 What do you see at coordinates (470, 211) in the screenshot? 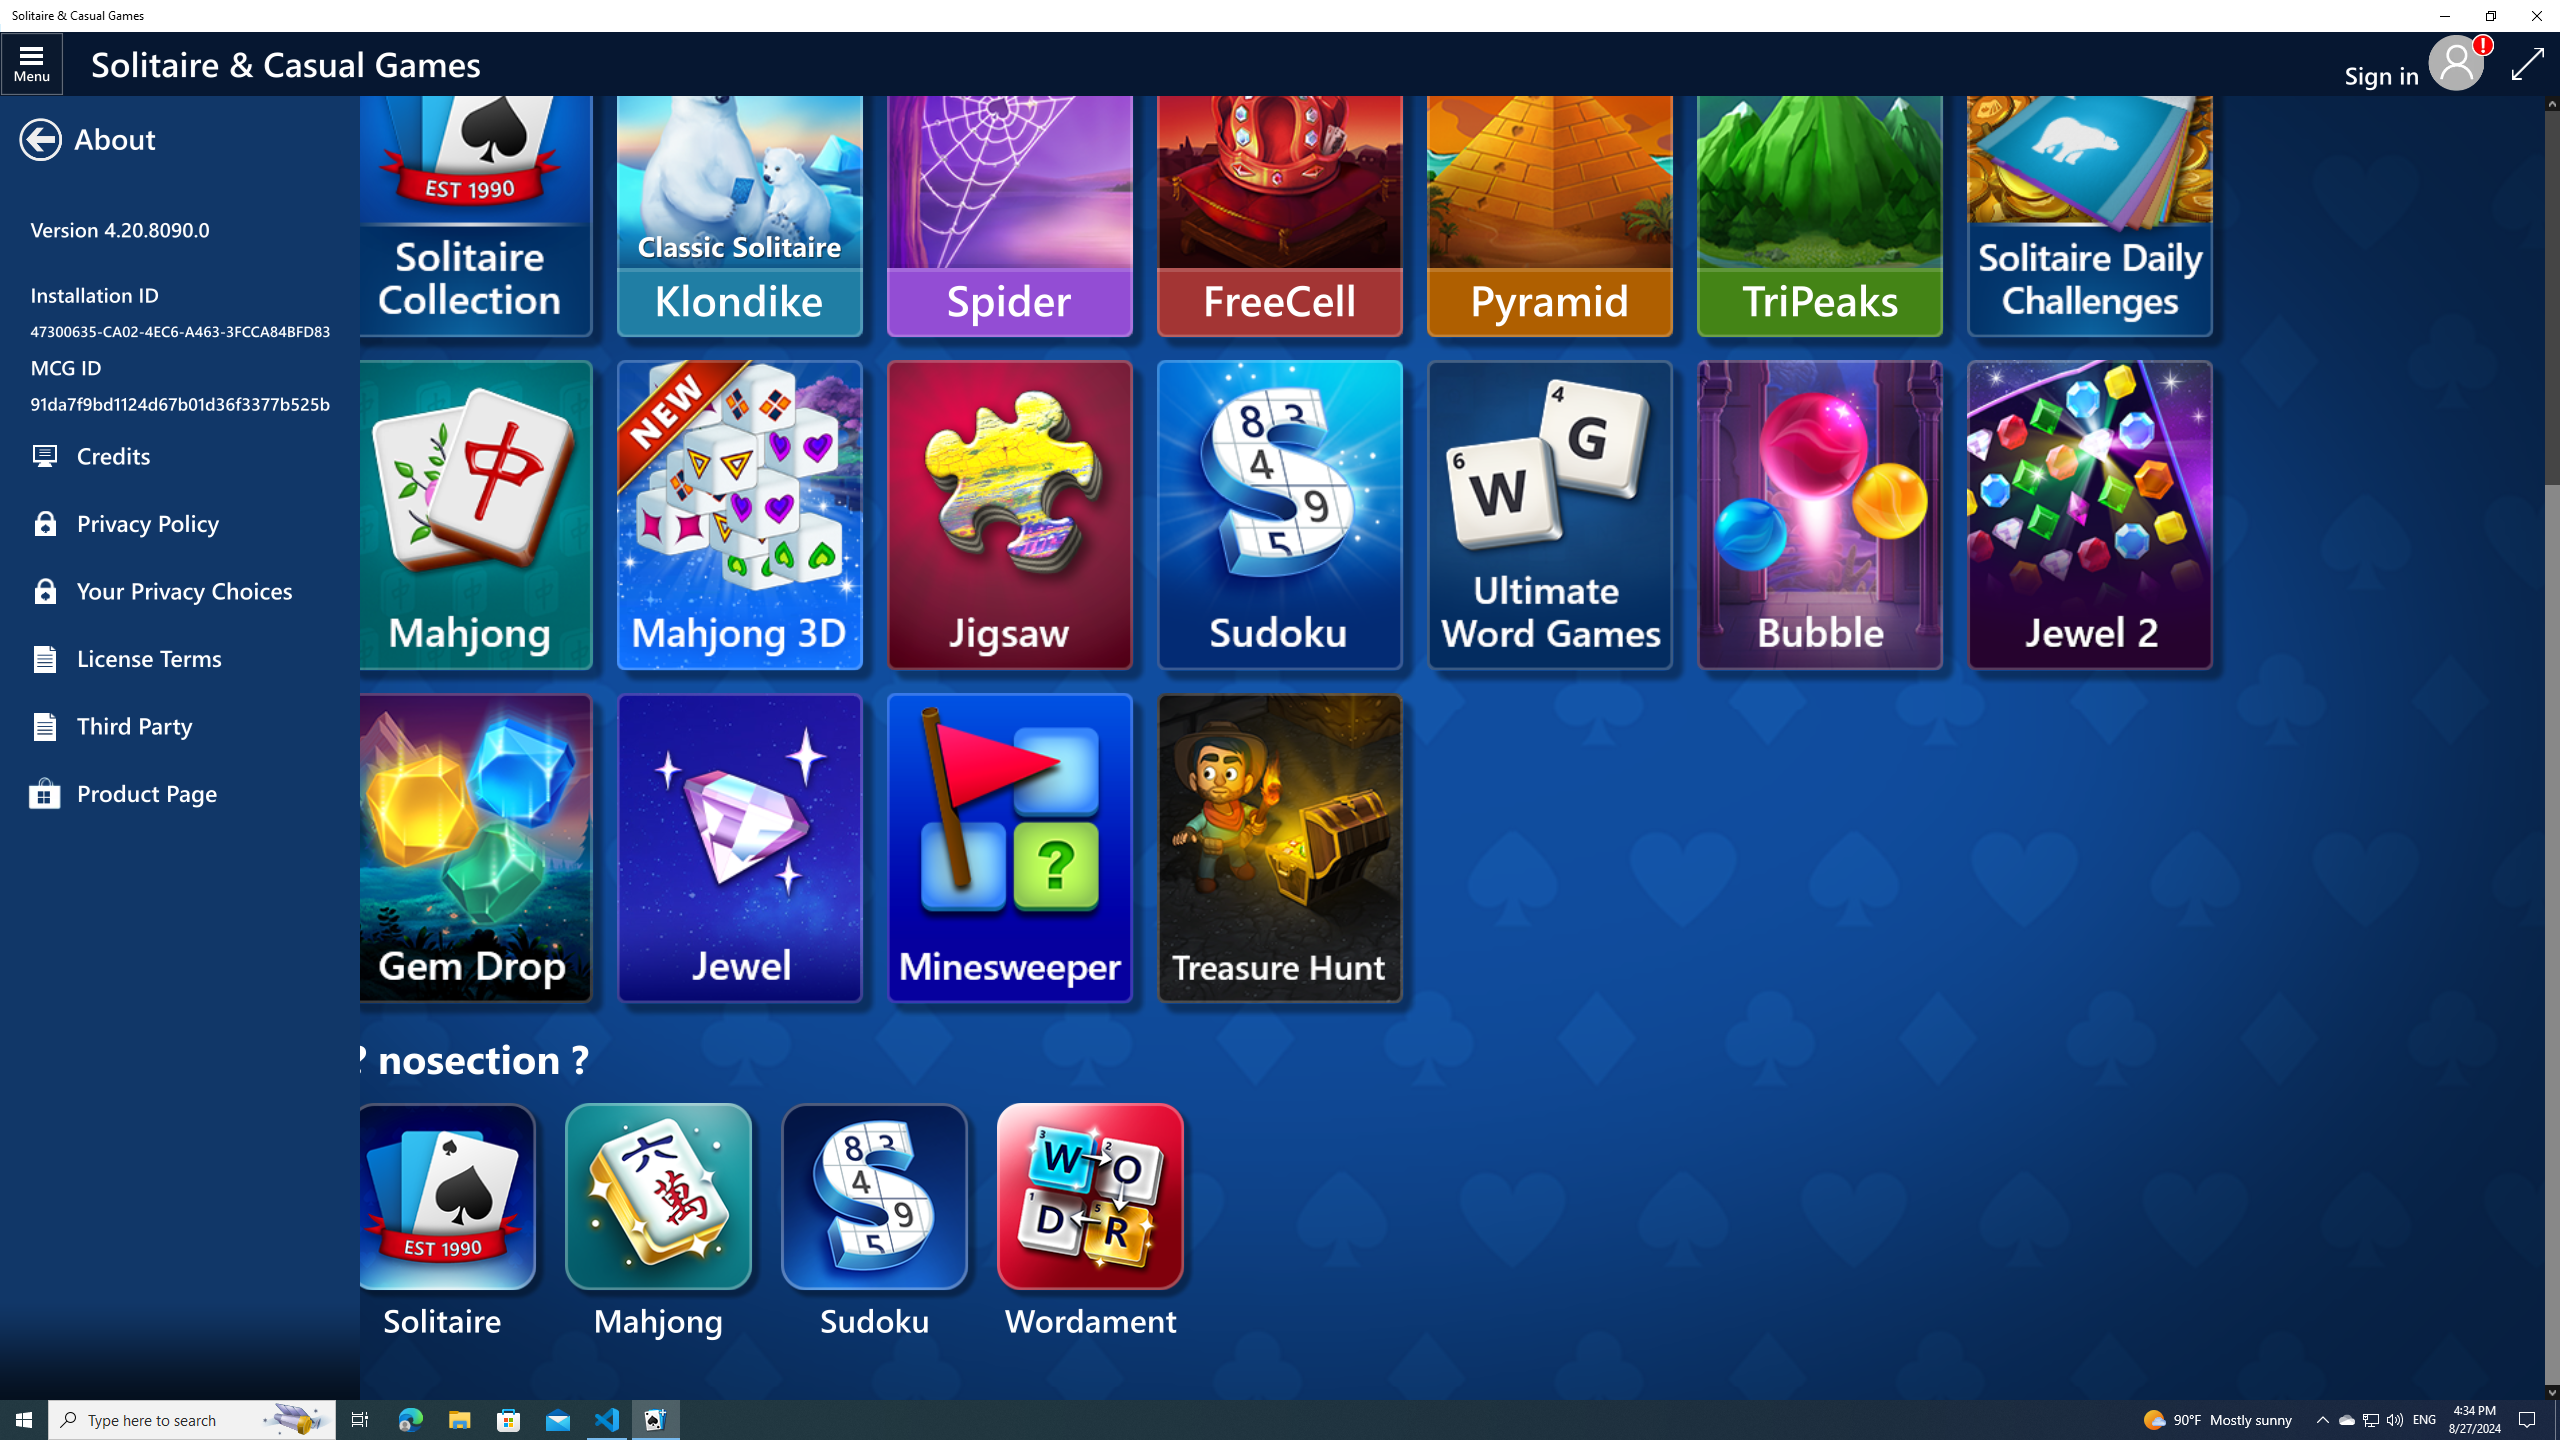
I see `'Microsoft Solitaire Collection'` at bounding box center [470, 211].